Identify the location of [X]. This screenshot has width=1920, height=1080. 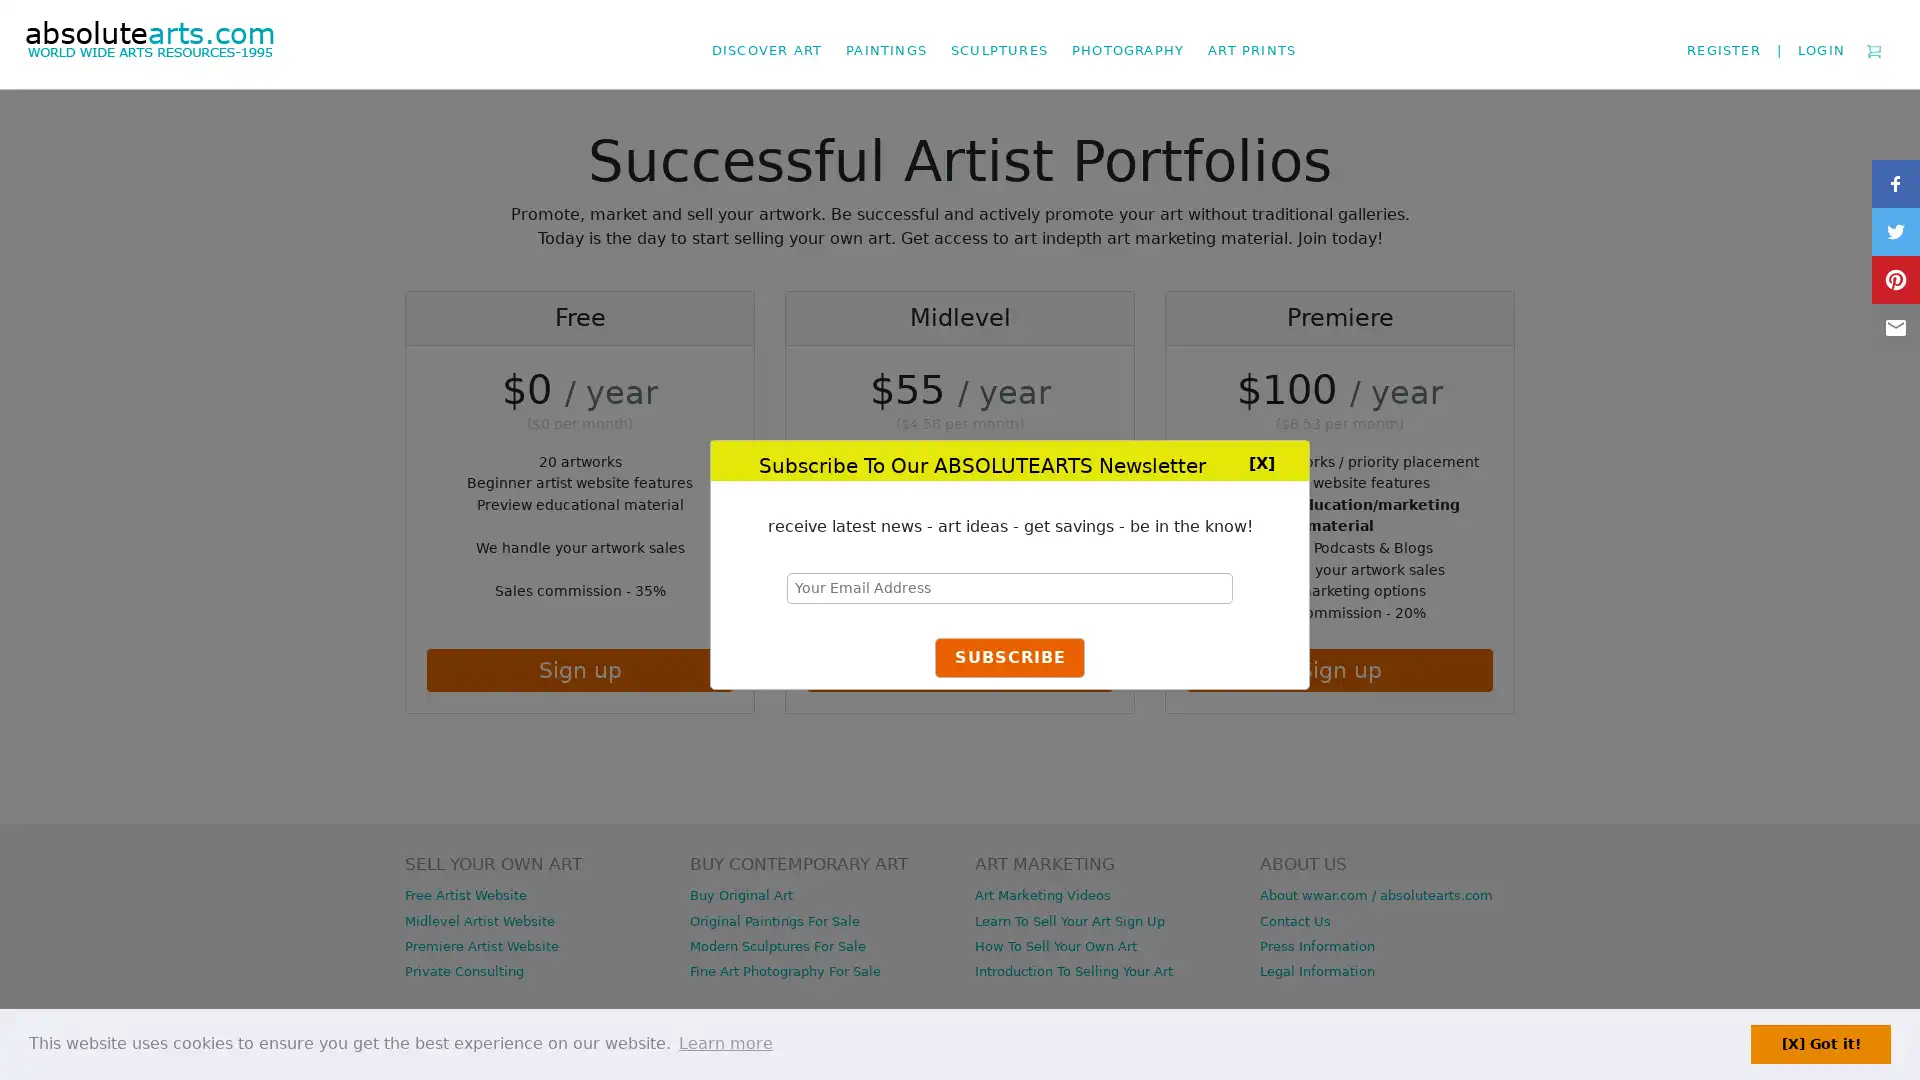
(1260, 461).